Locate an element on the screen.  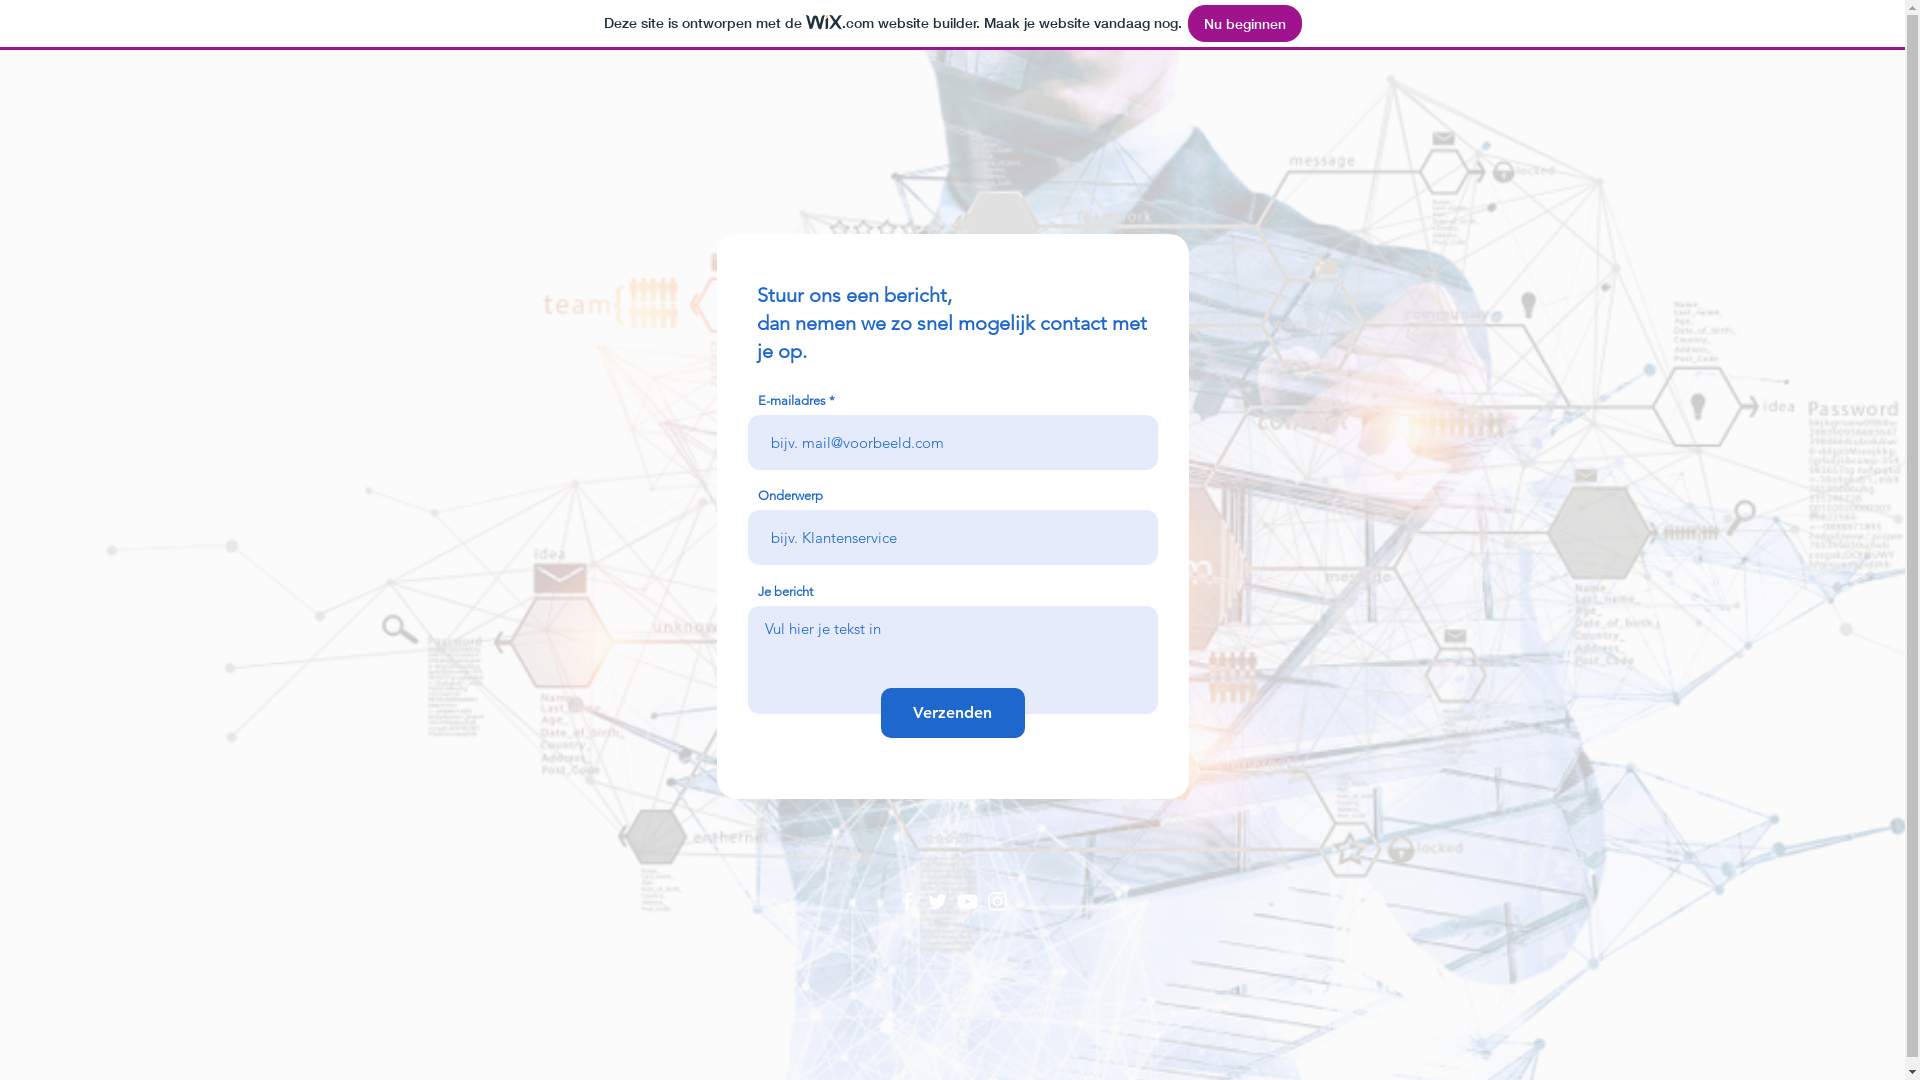
'Verzenden' is located at coordinates (879, 712).